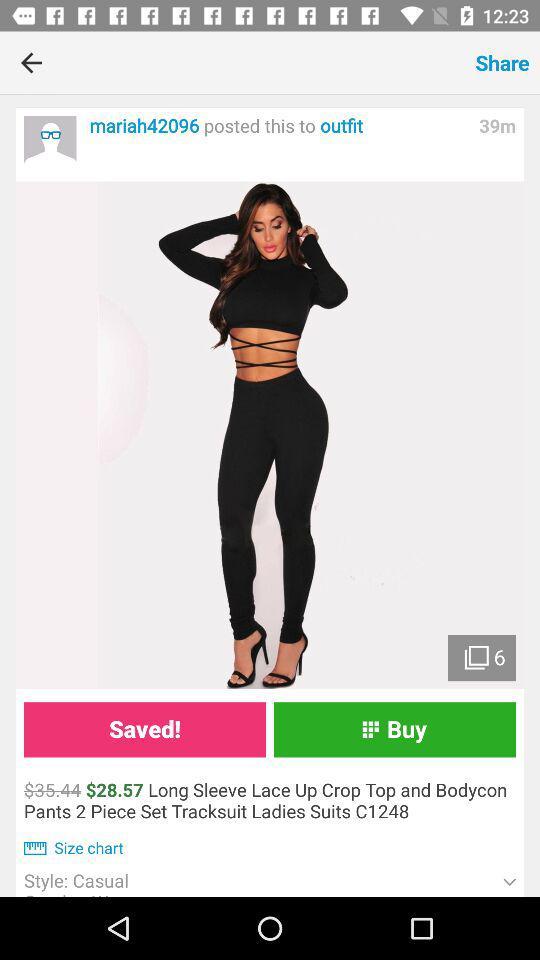 The width and height of the screenshot is (540, 960). Describe the element at coordinates (270, 435) in the screenshot. I see `highlight` at that location.